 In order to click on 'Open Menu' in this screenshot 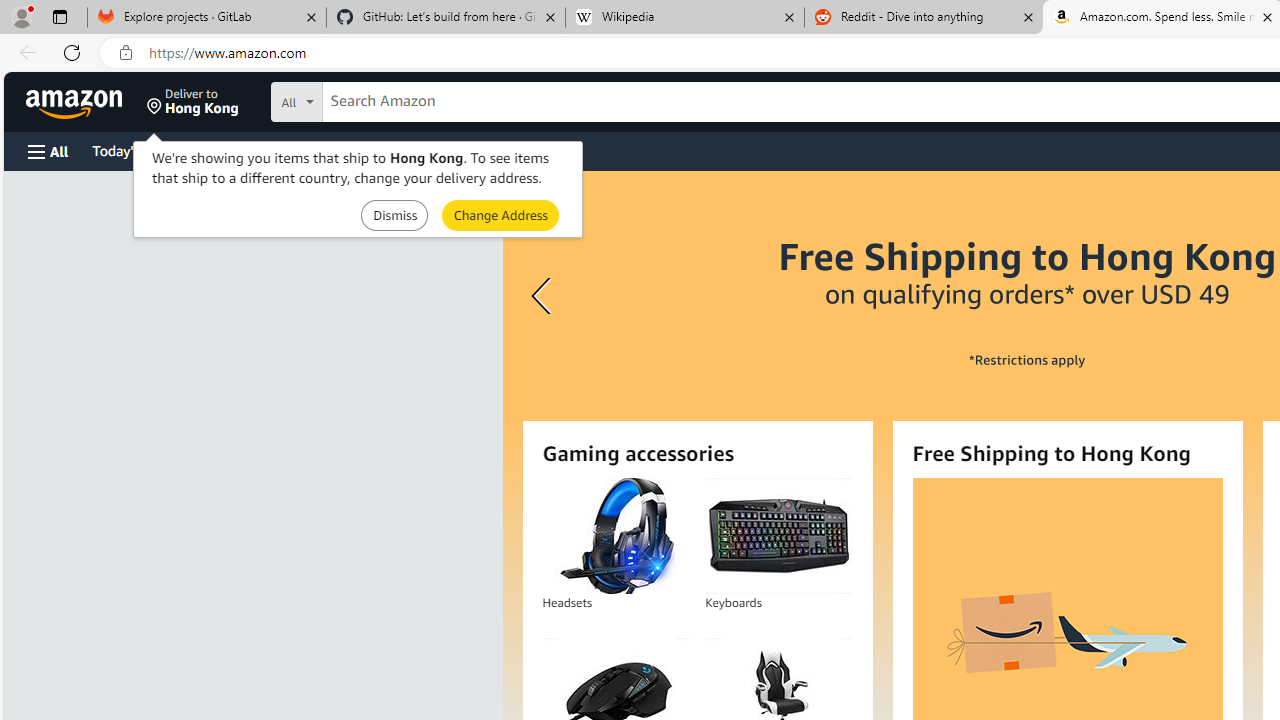, I will do `click(48, 150)`.